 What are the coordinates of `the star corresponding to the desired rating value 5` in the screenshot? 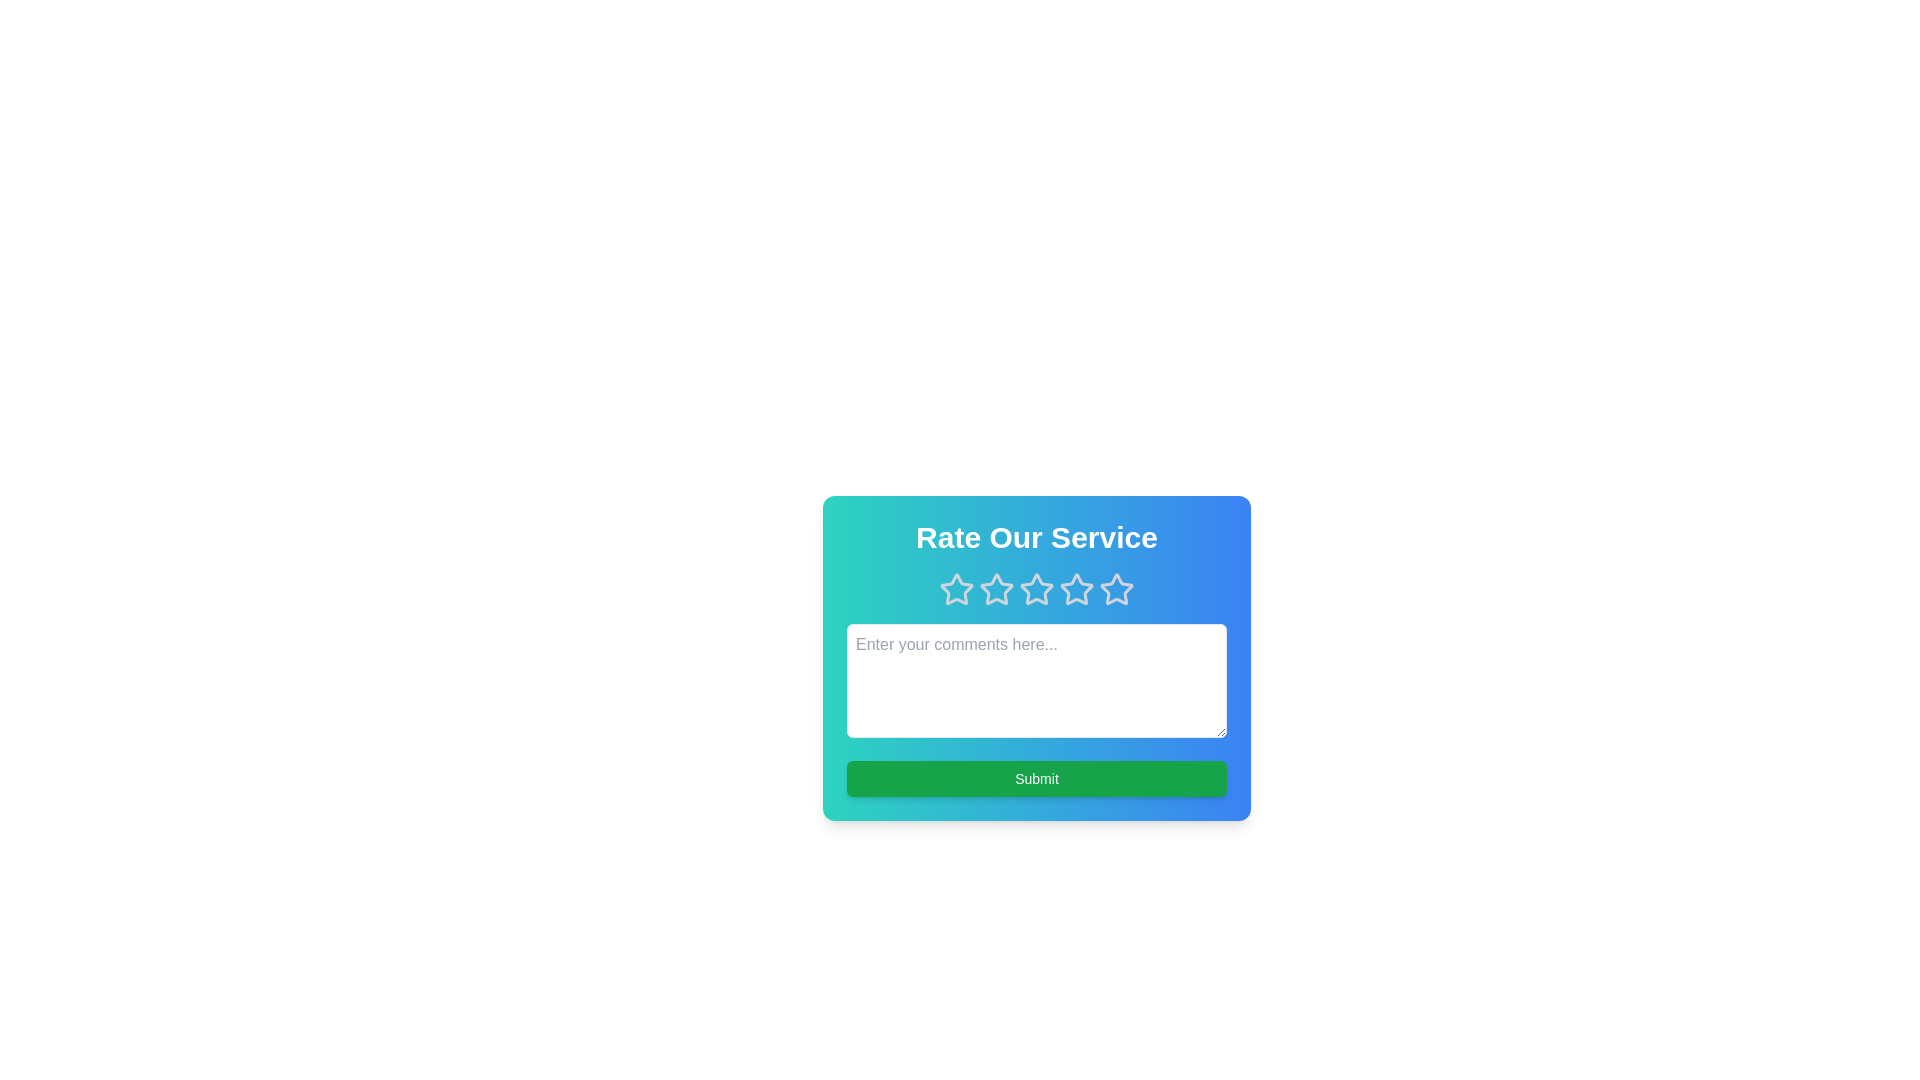 It's located at (1116, 589).